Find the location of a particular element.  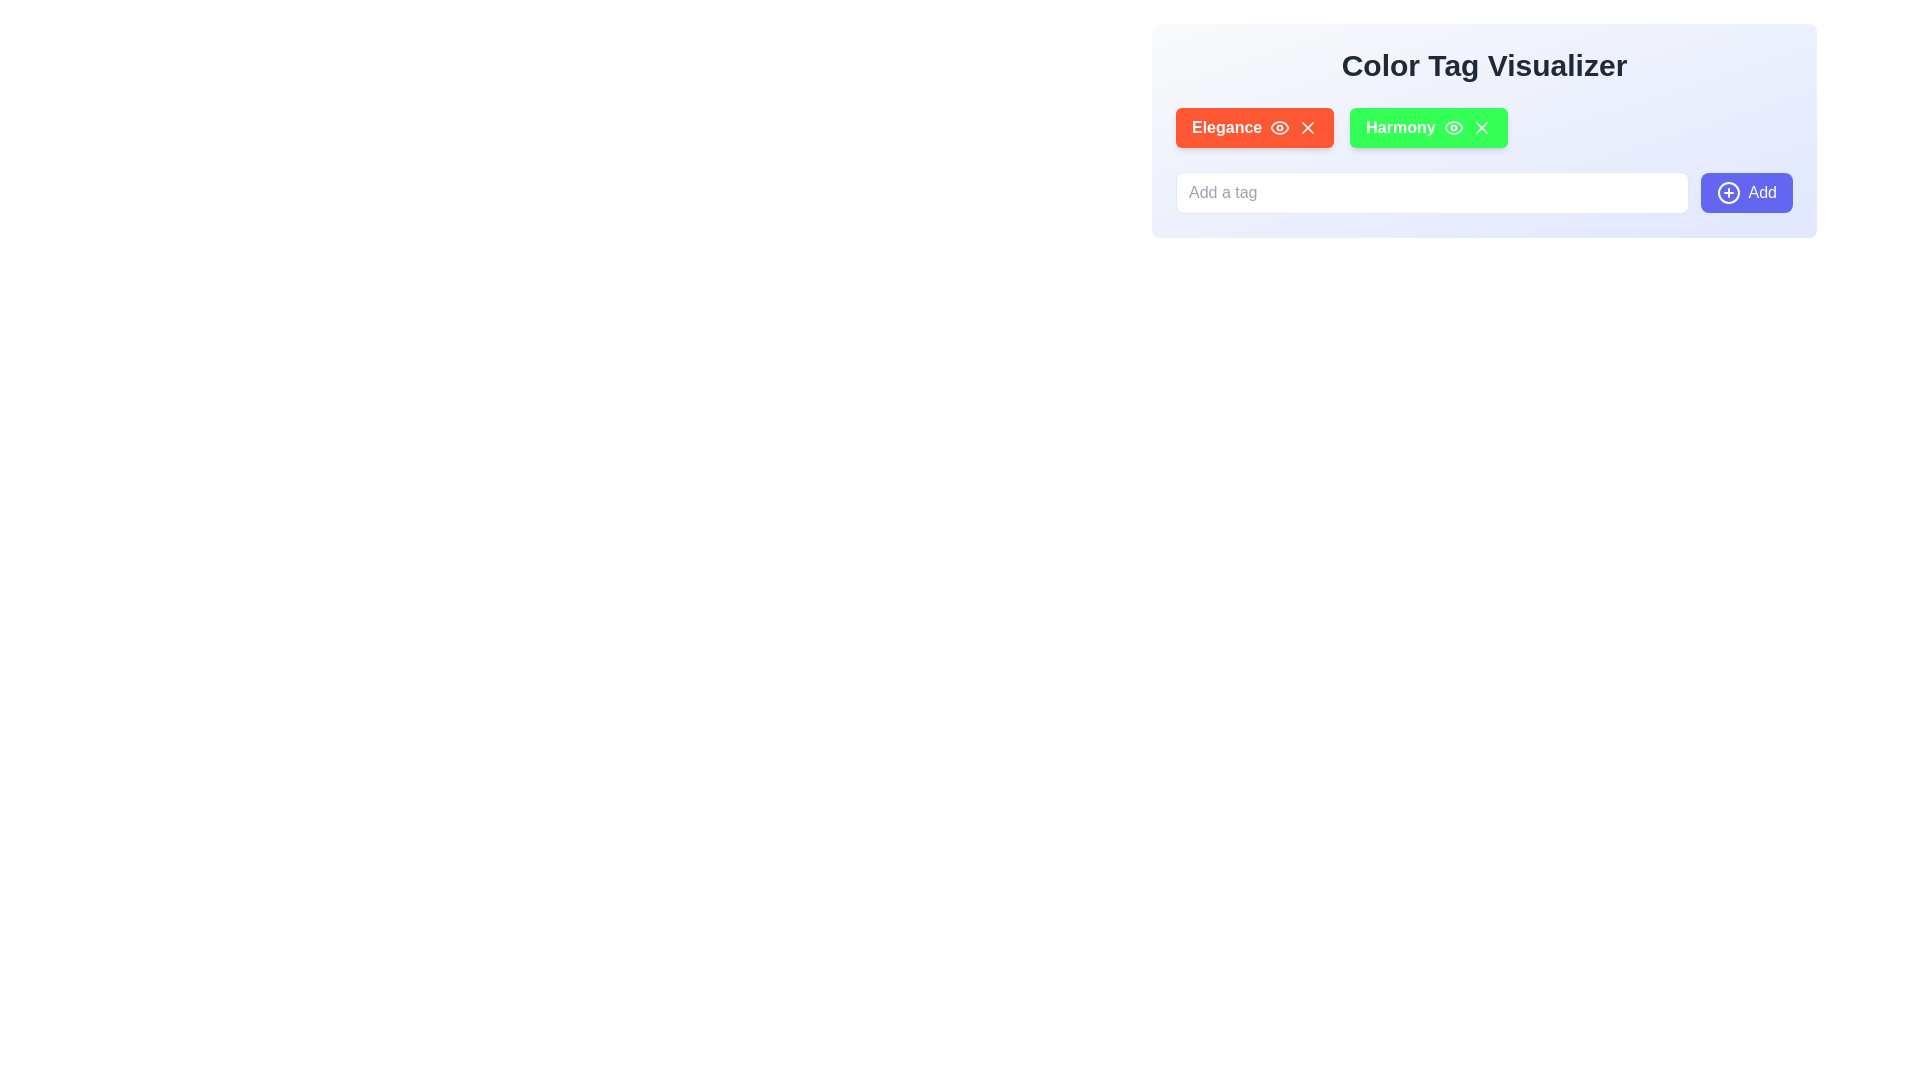

the circular blue icon with a white outline and plus sign, which is located inside the 'Add' button on the far right of the interface is located at coordinates (1727, 192).